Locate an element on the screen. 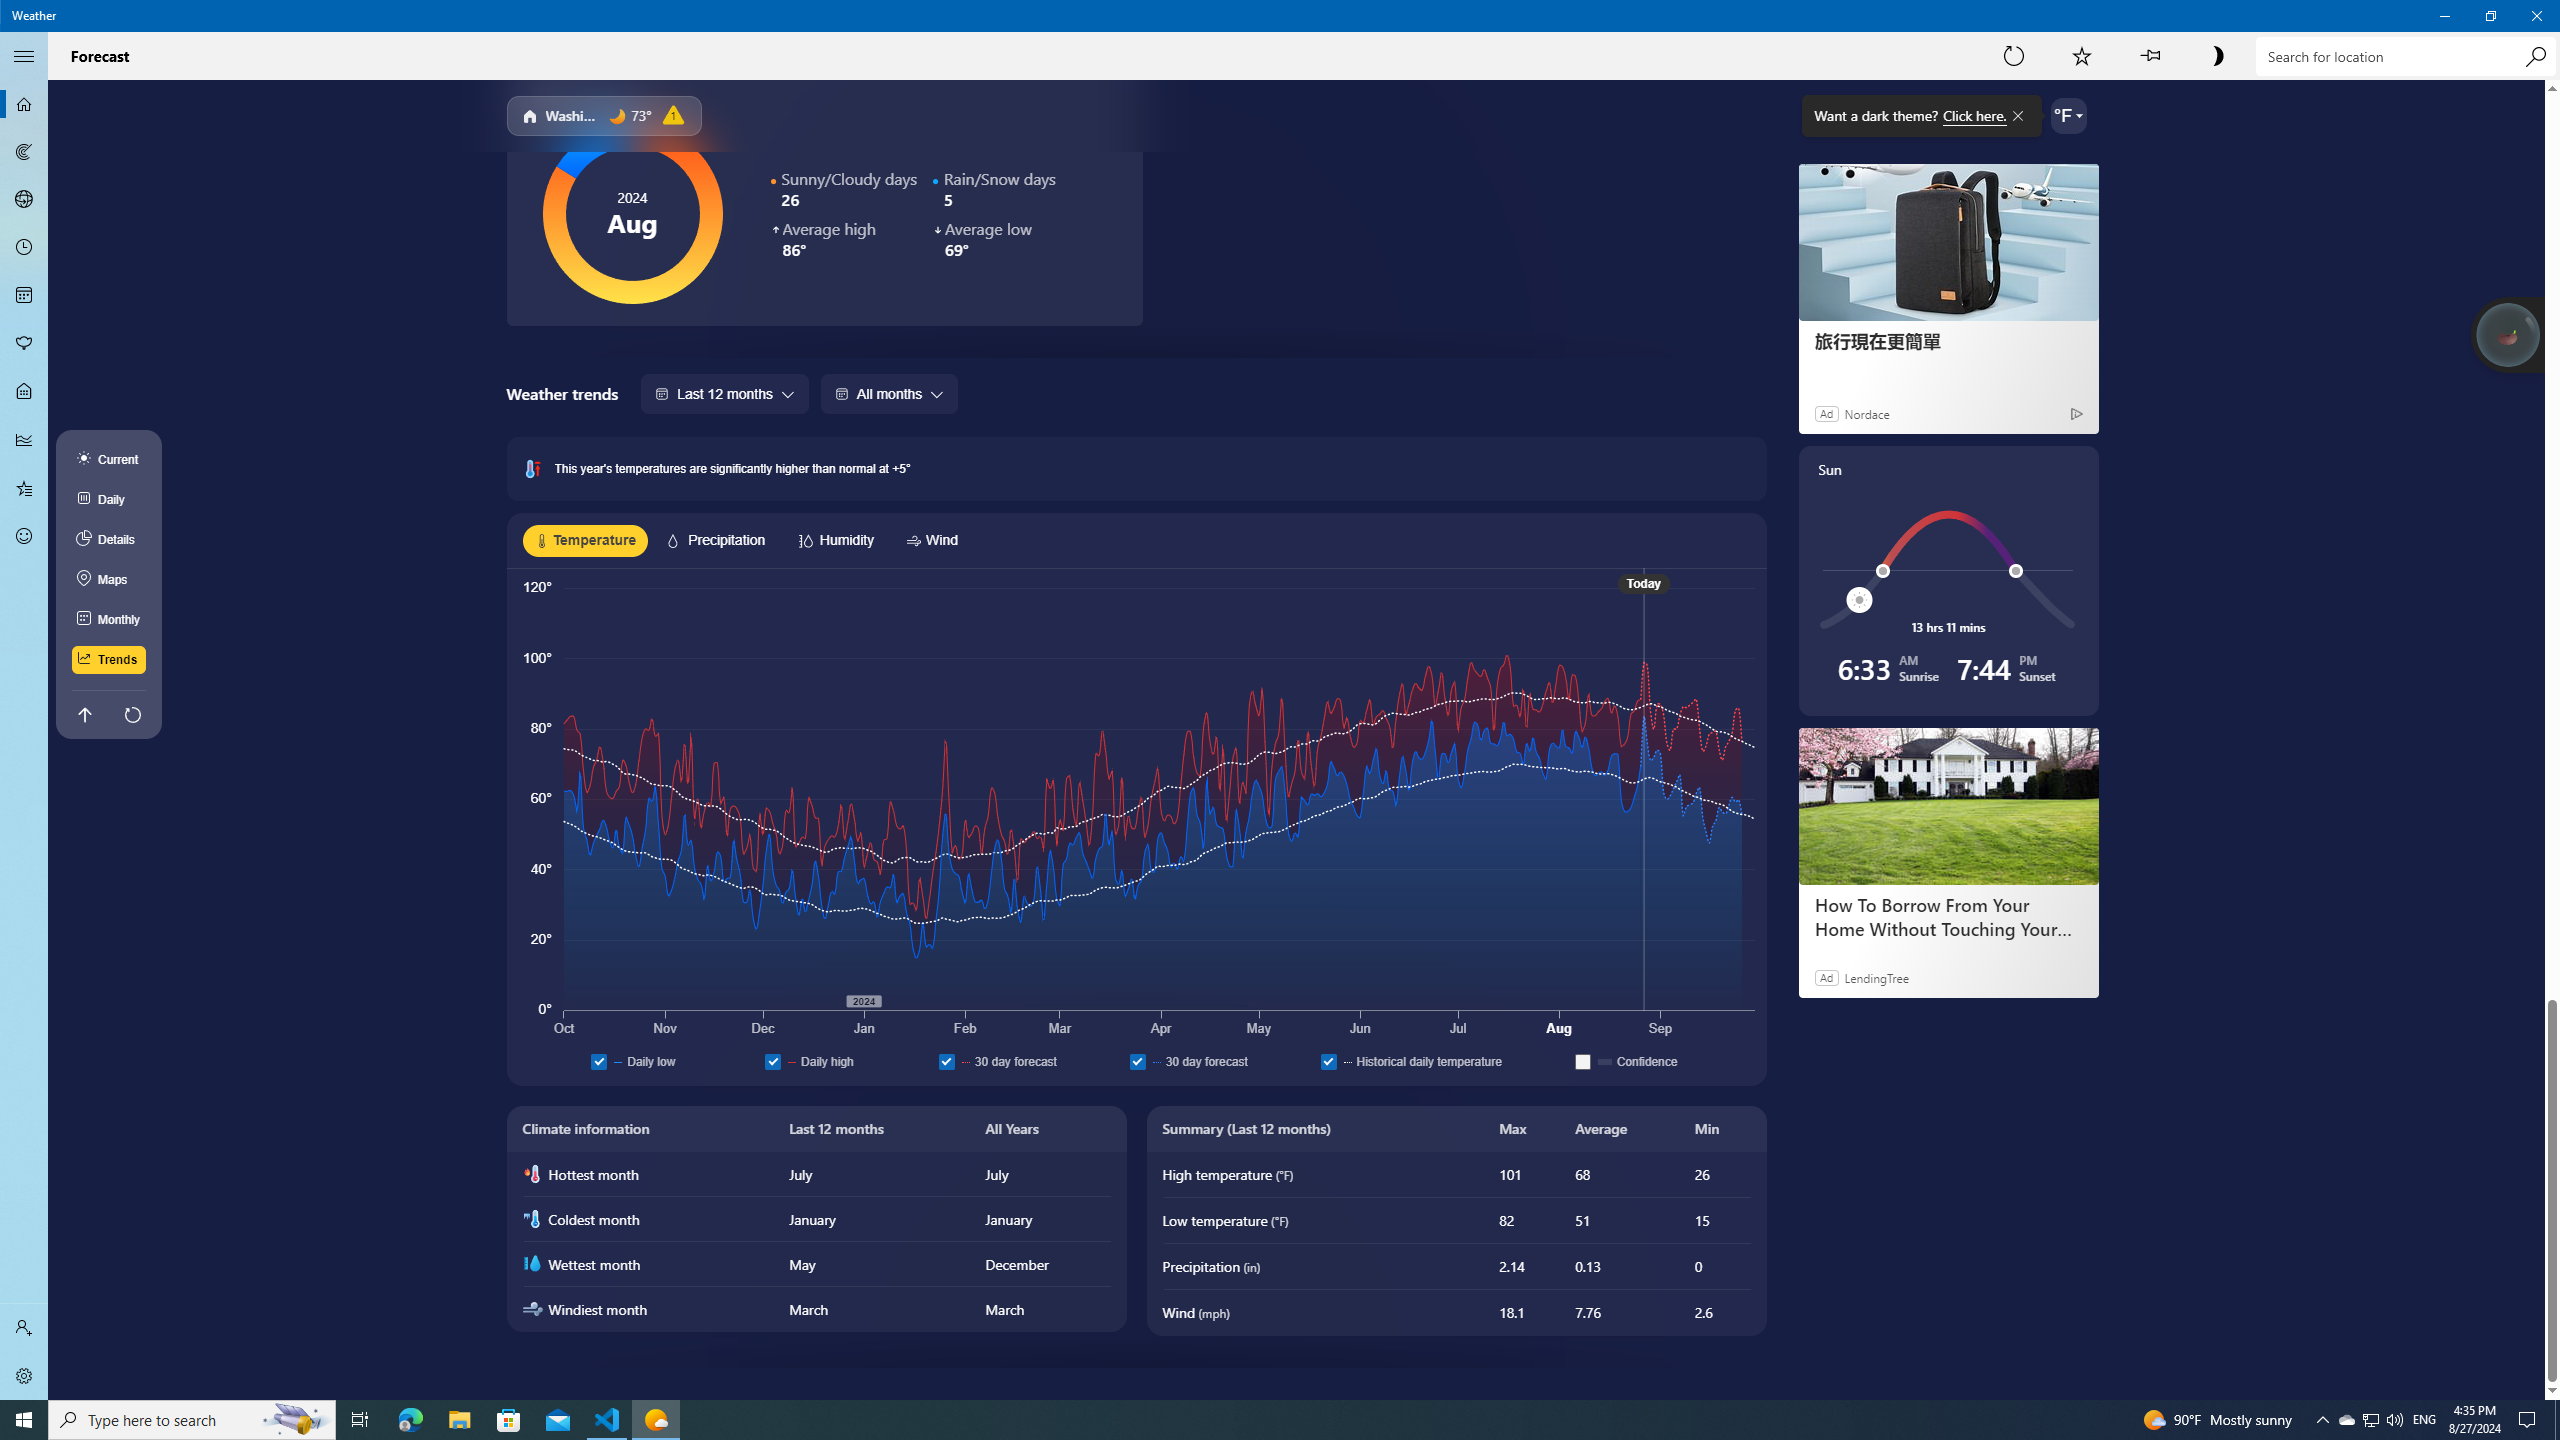  'Pollen - Not Selected' is located at coordinates (24, 344).